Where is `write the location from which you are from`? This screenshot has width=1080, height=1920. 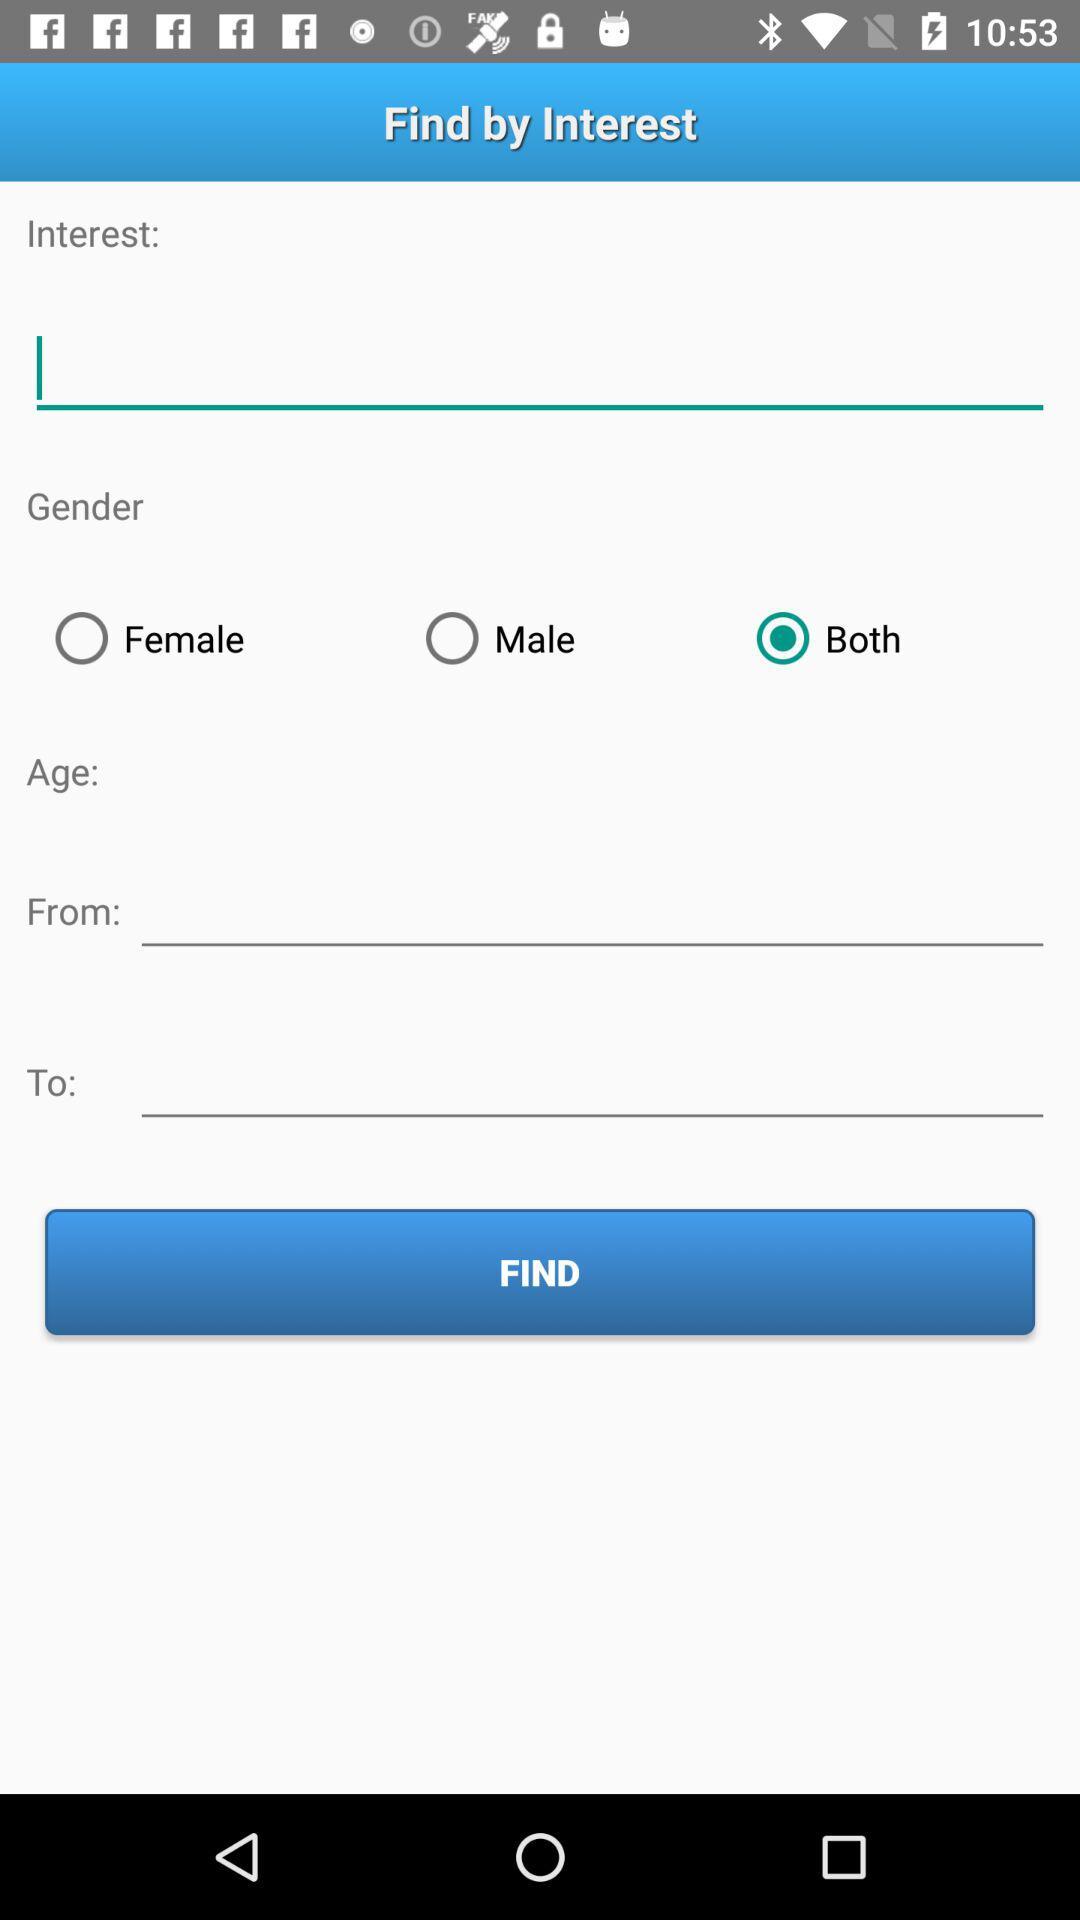 write the location from which you are from is located at coordinates (591, 906).